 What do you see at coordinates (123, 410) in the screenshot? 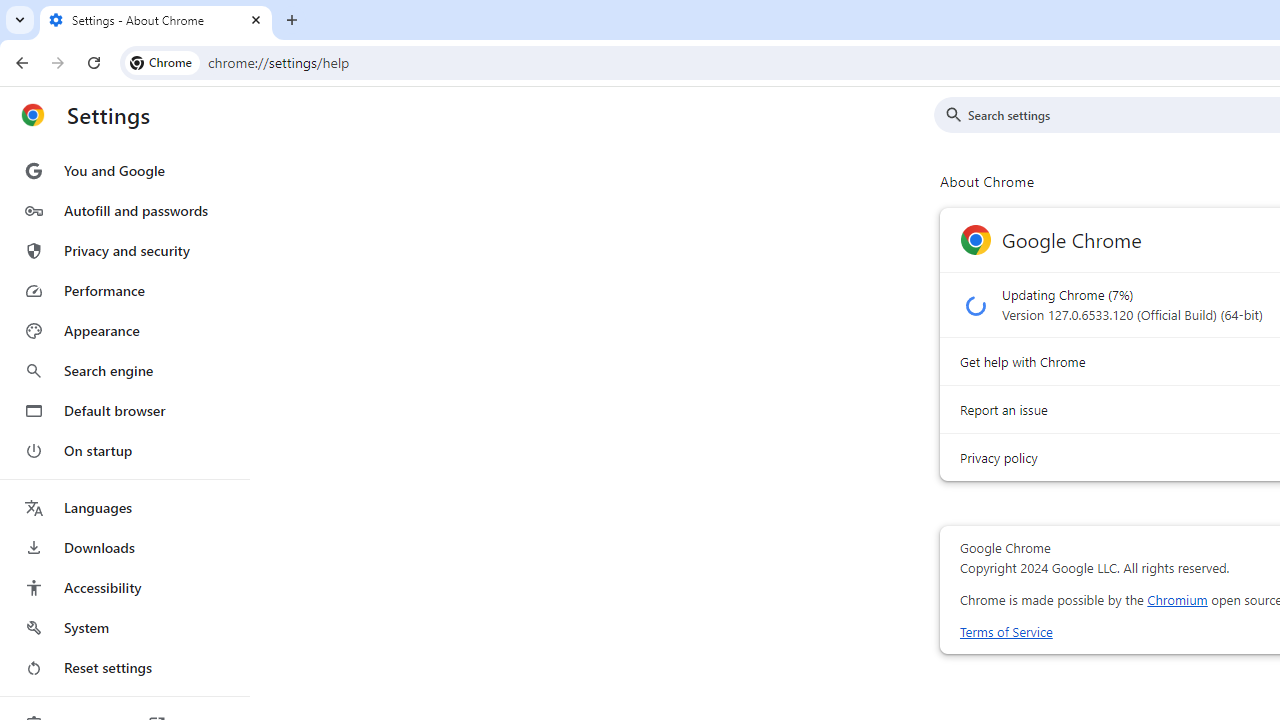
I see `'Default browser'` at bounding box center [123, 410].